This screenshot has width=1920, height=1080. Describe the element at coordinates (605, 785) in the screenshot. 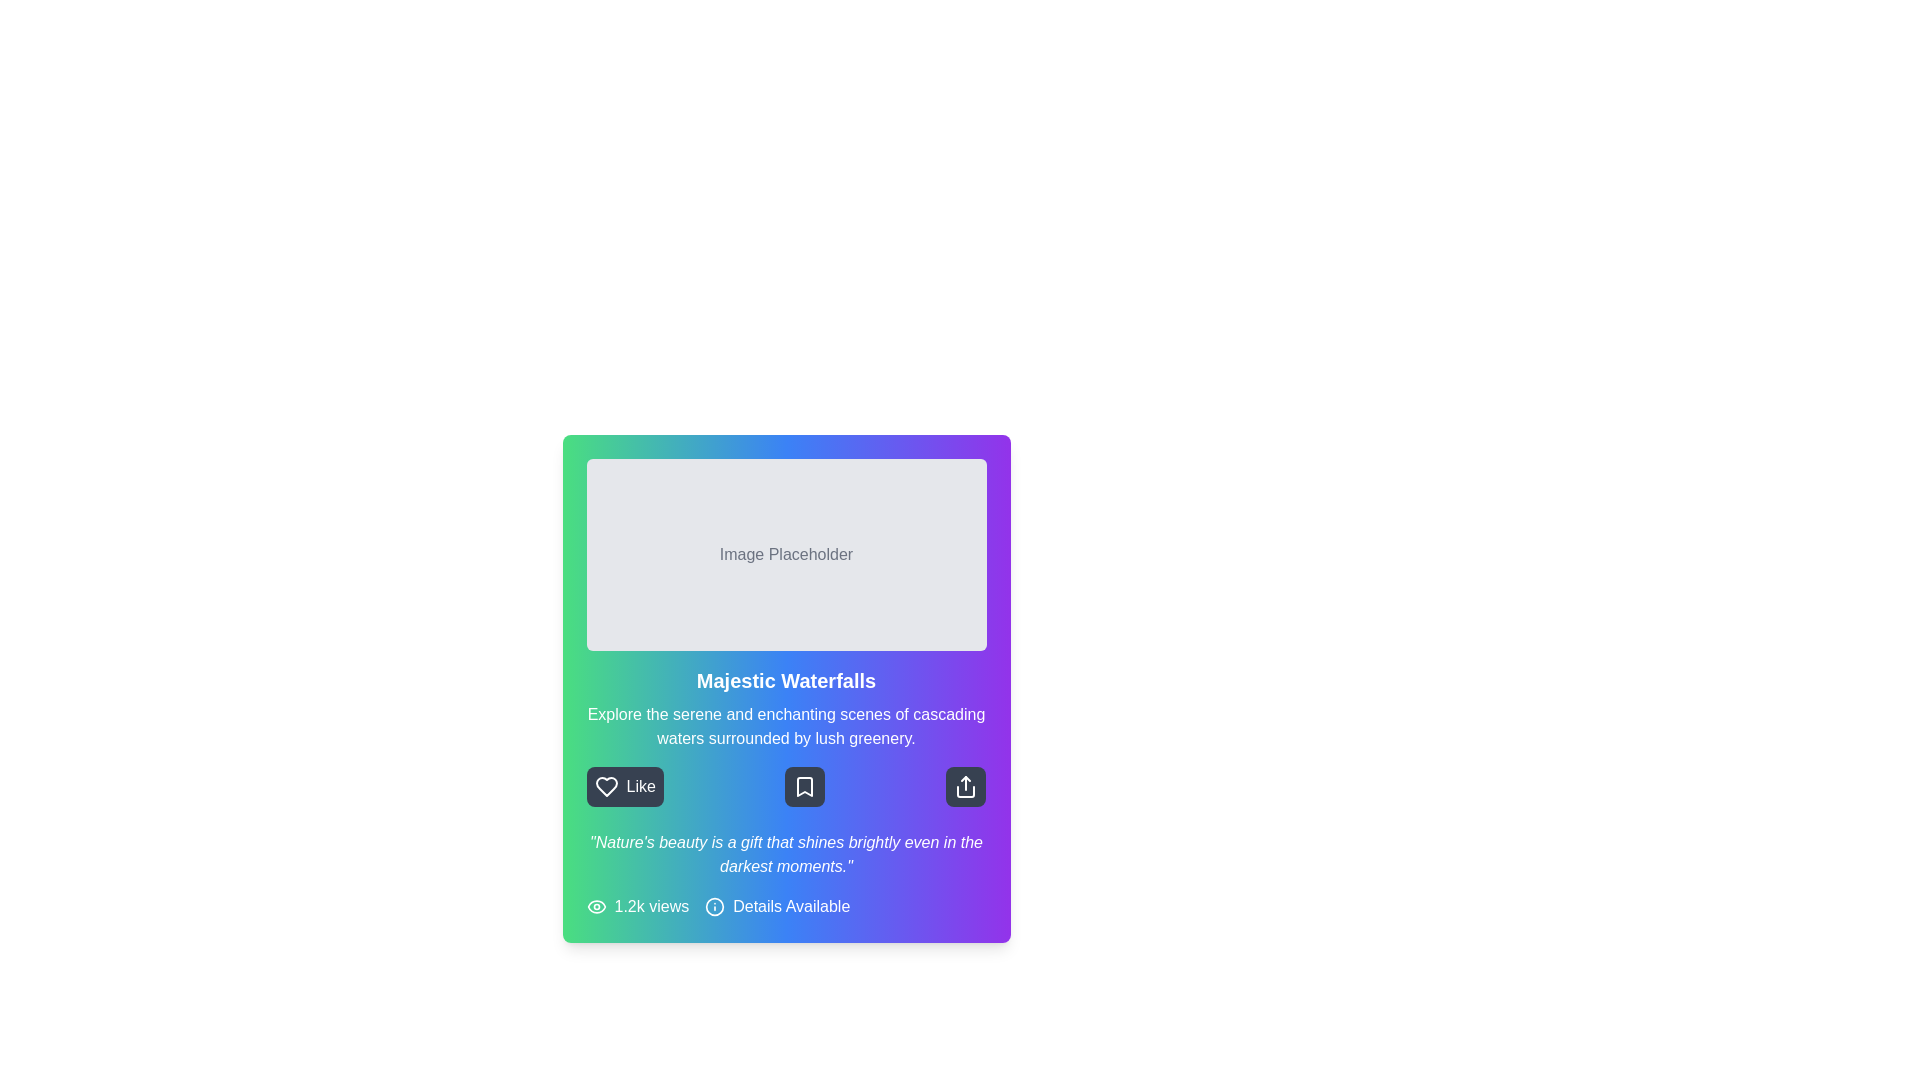

I see `the heart icon located in the 'Like' button group` at that location.